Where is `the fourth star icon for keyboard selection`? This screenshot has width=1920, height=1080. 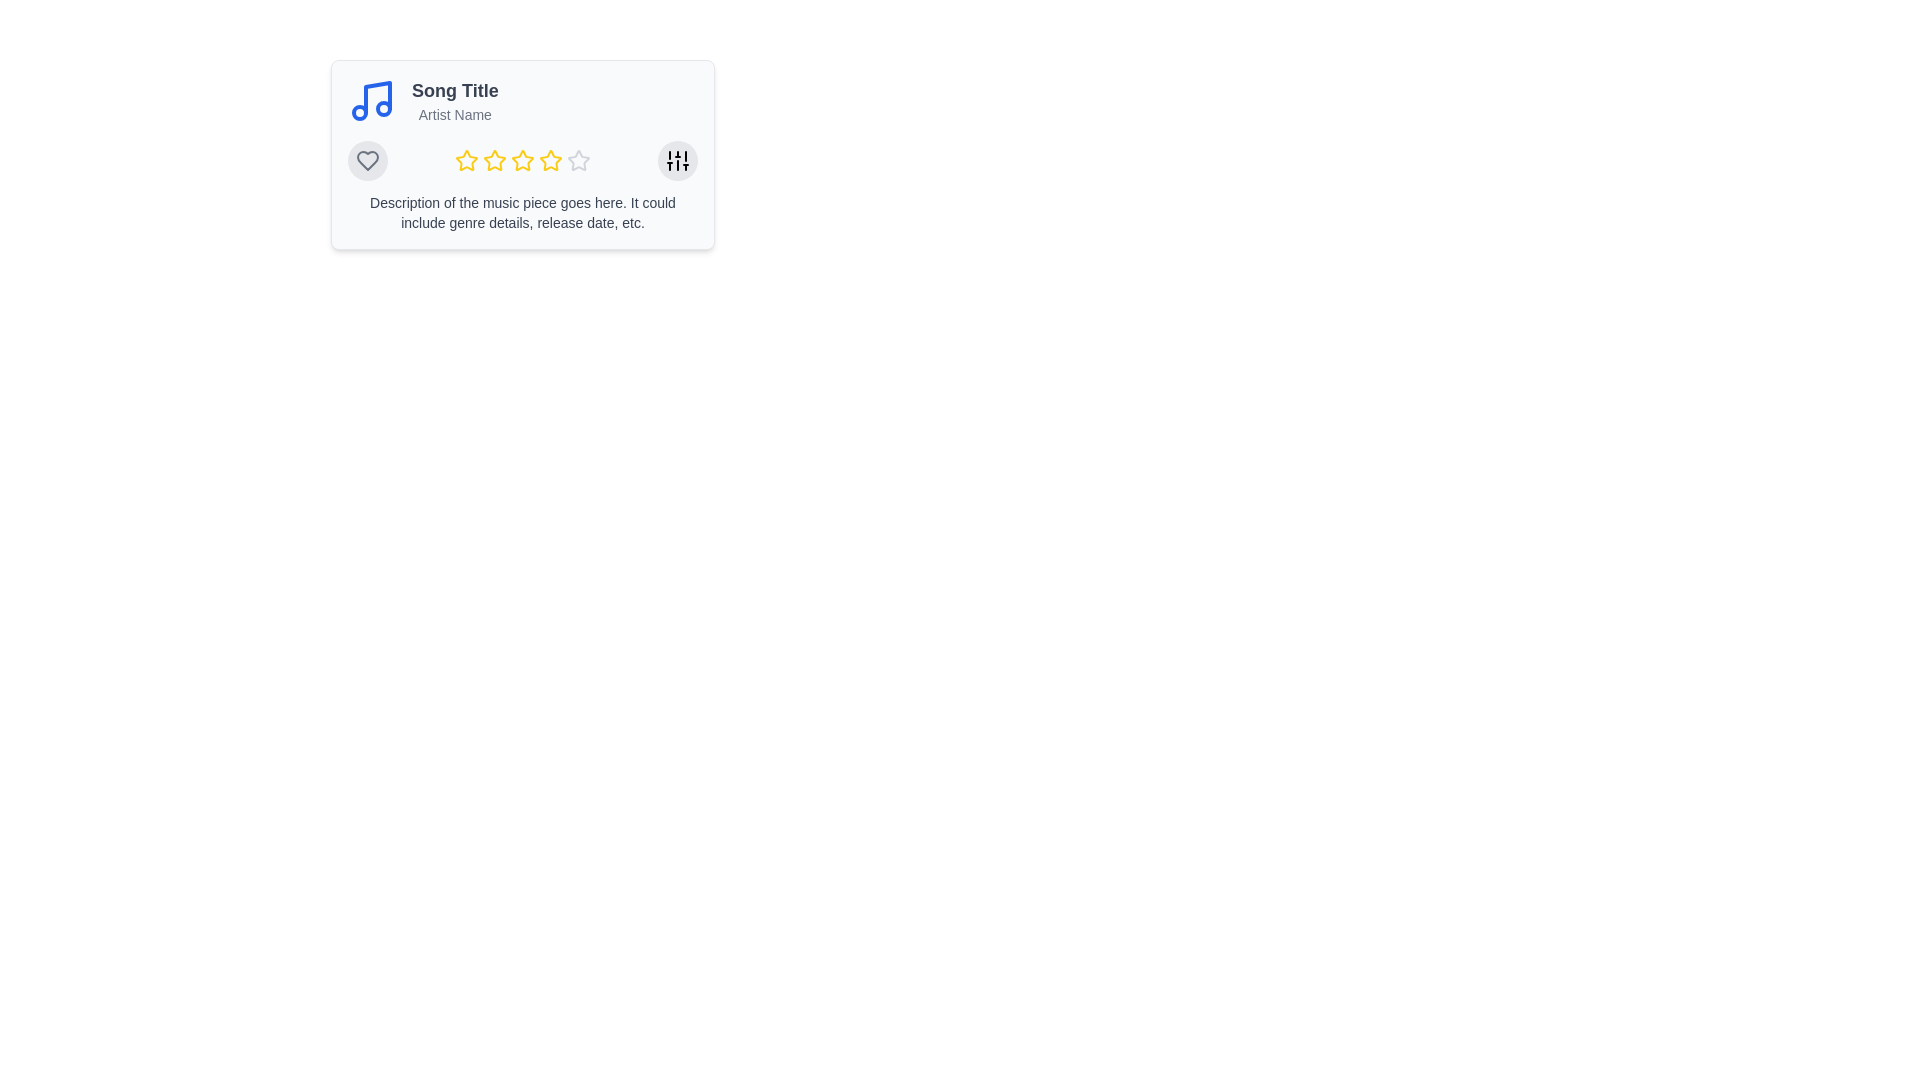
the fourth star icon for keyboard selection is located at coordinates (578, 159).